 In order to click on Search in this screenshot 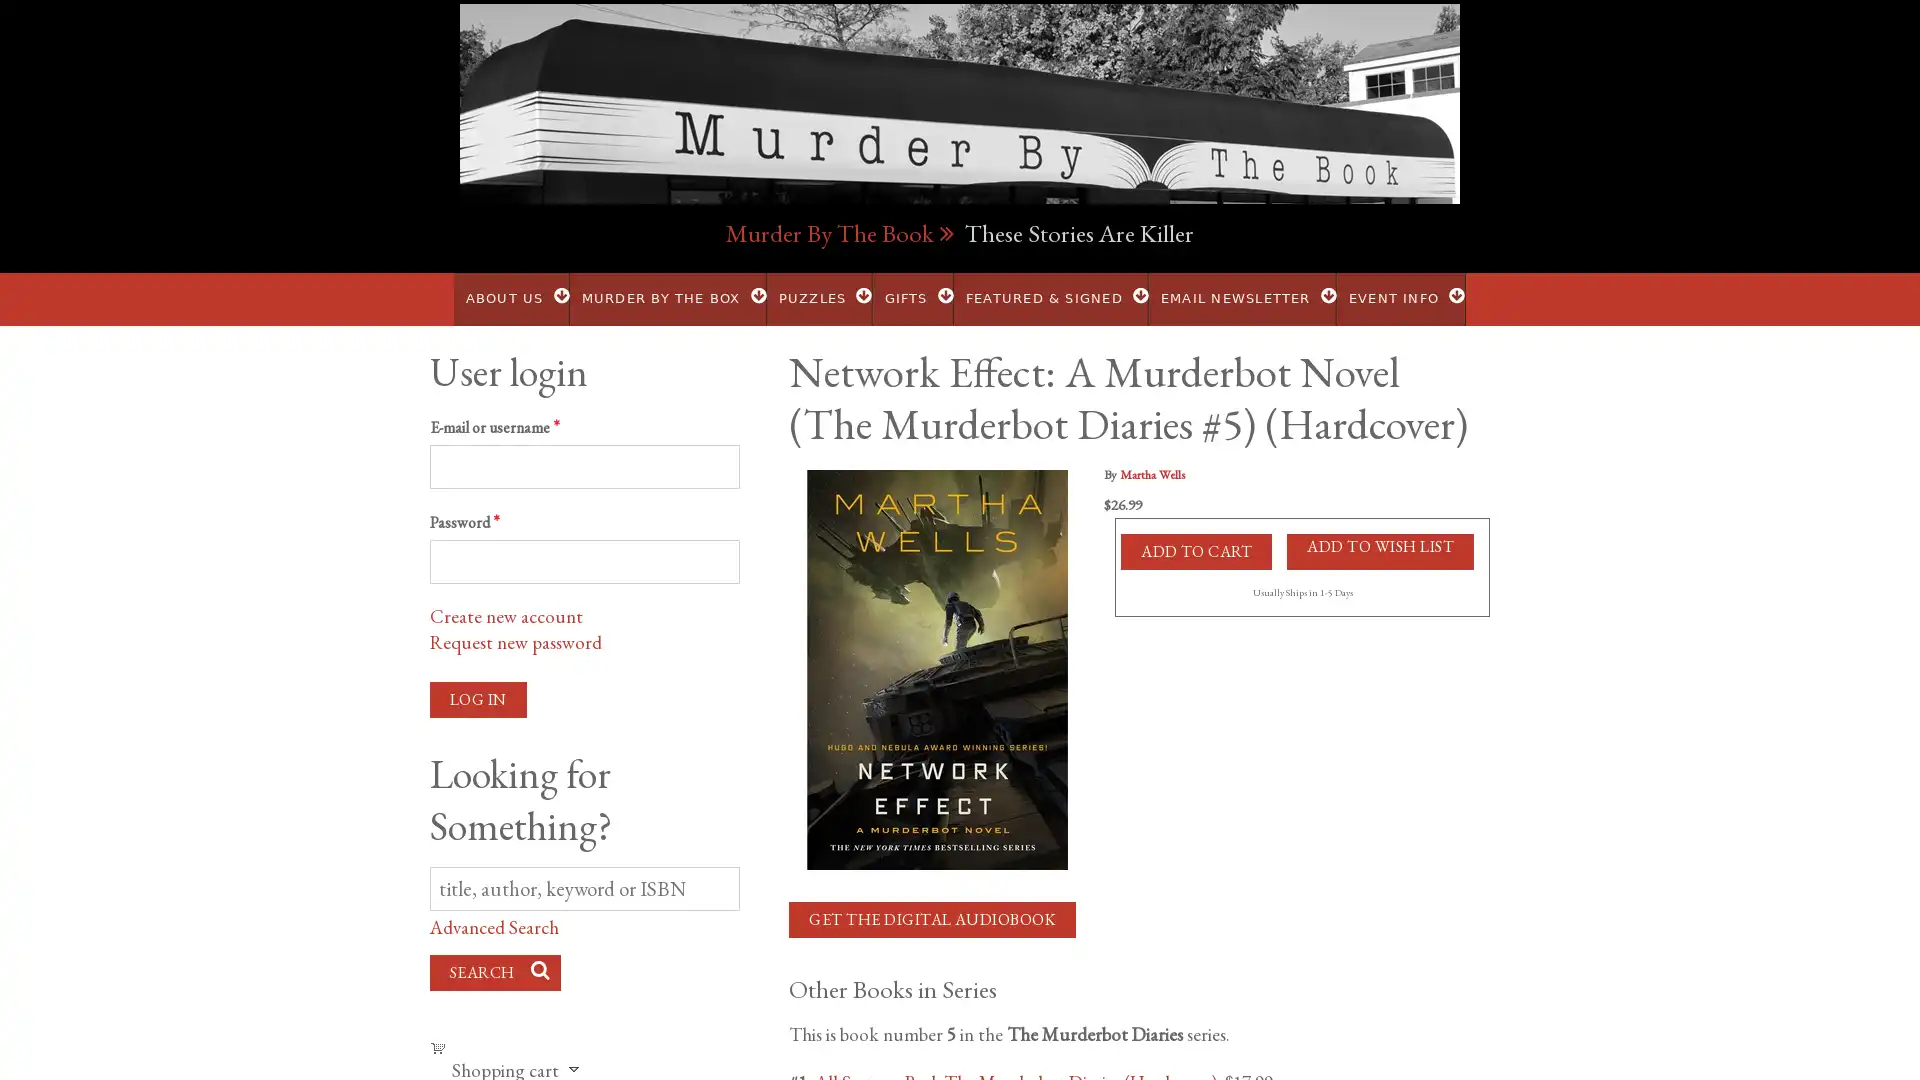, I will do `click(494, 1013)`.